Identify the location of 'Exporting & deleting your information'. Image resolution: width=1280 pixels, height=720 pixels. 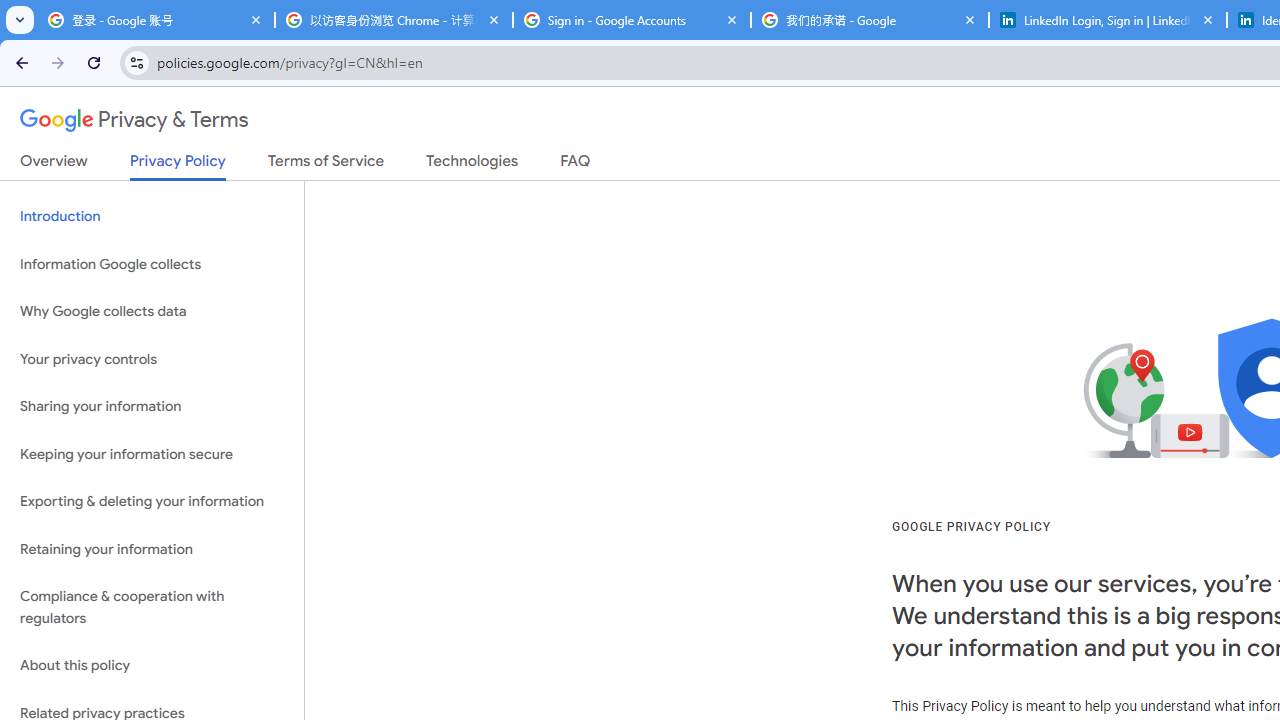
(151, 501).